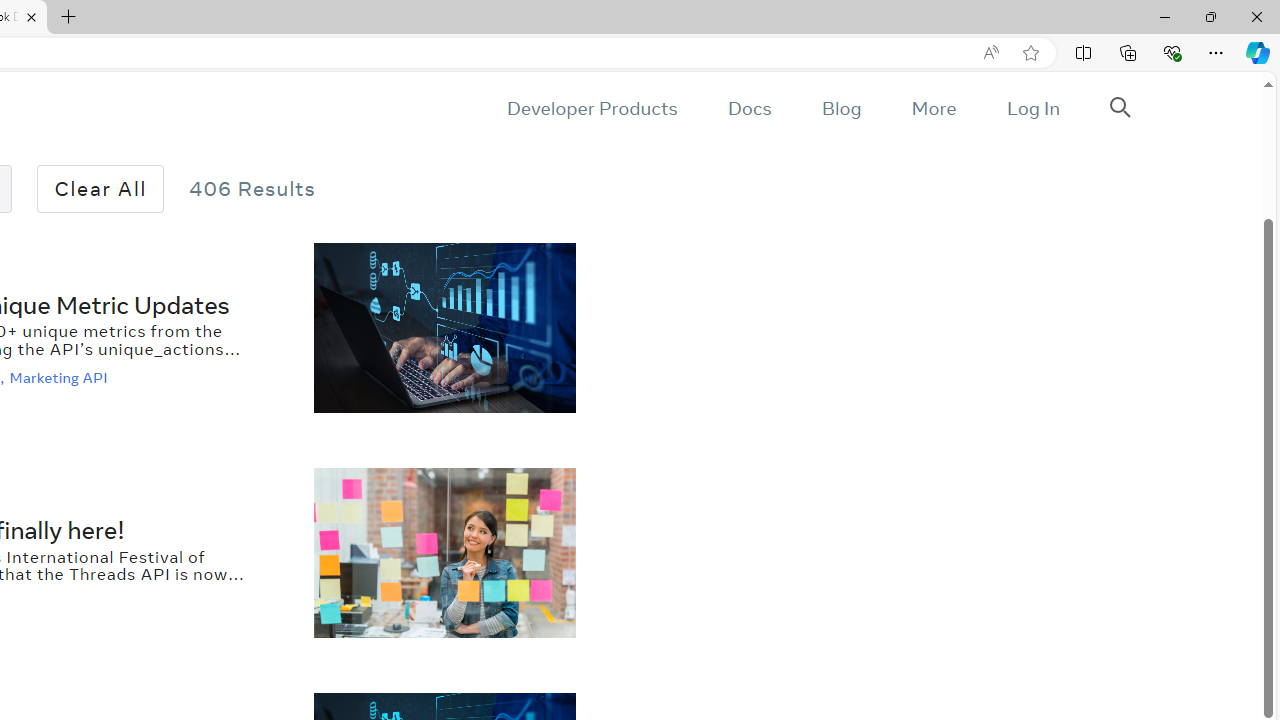  What do you see at coordinates (60, 377) in the screenshot?
I see `'Marketing API'` at bounding box center [60, 377].